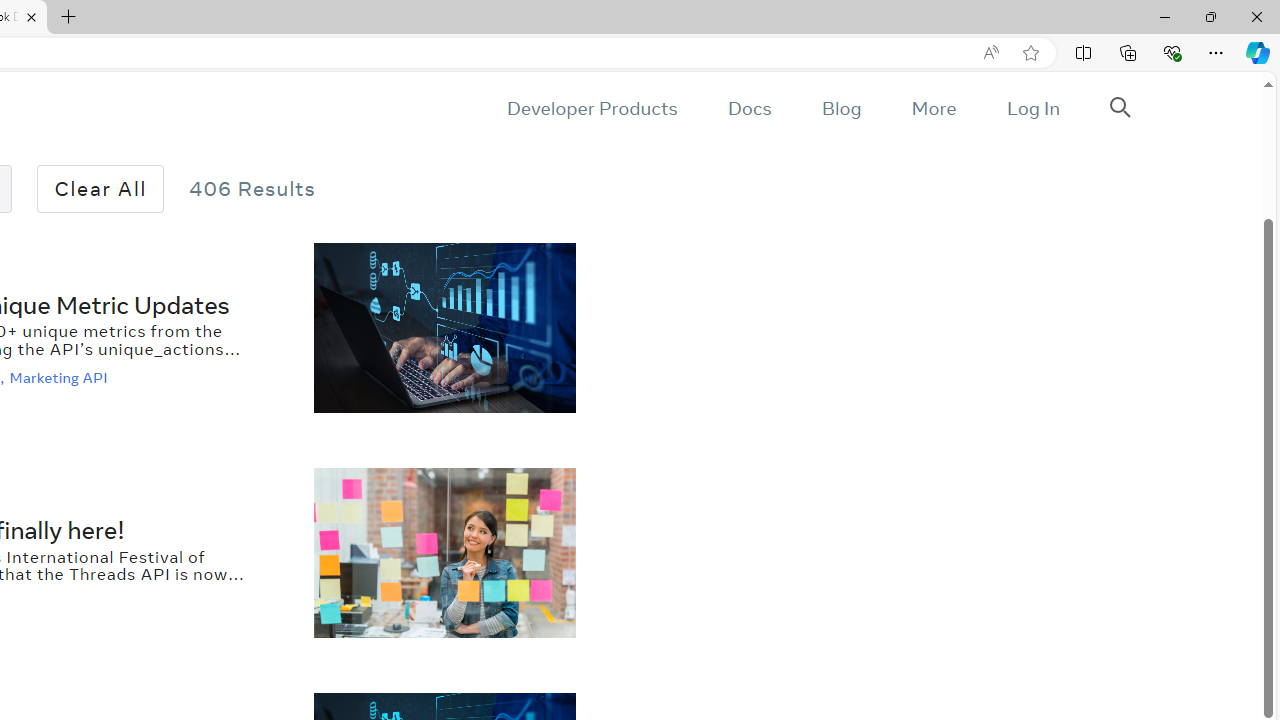  What do you see at coordinates (60, 377) in the screenshot?
I see `'Marketing API'` at bounding box center [60, 377].